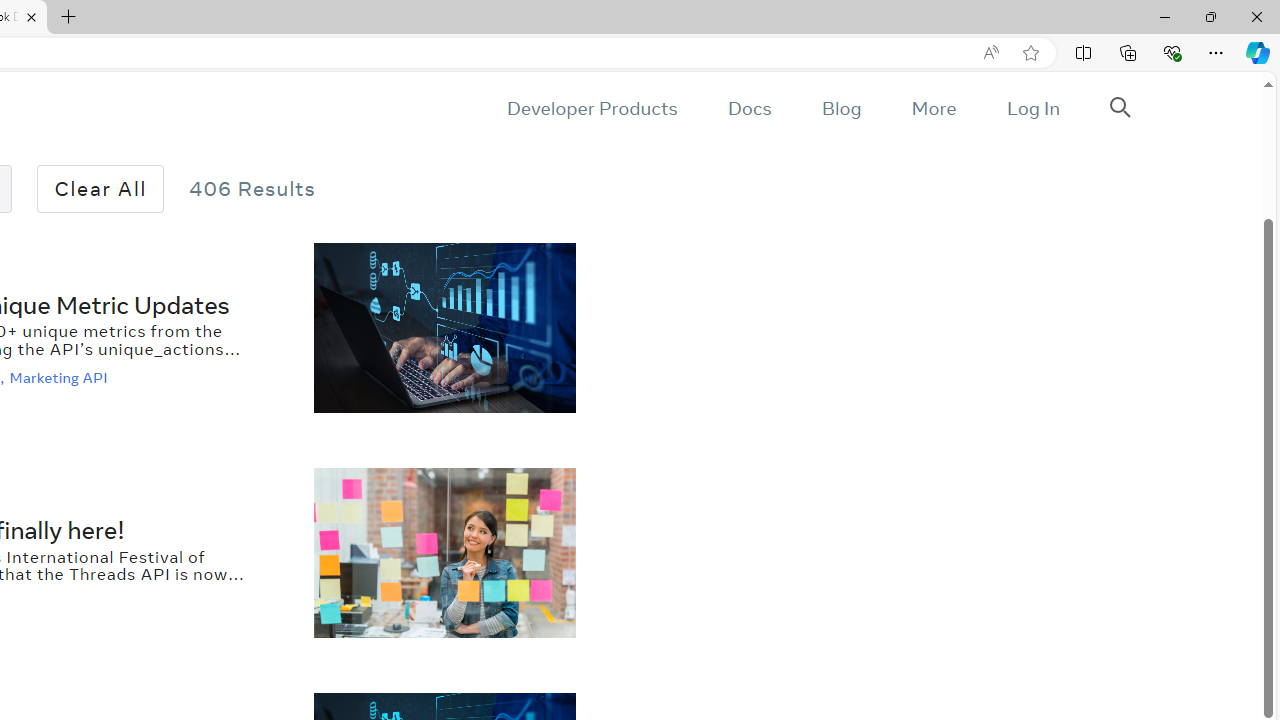  What do you see at coordinates (60, 377) in the screenshot?
I see `'Marketing API'` at bounding box center [60, 377].